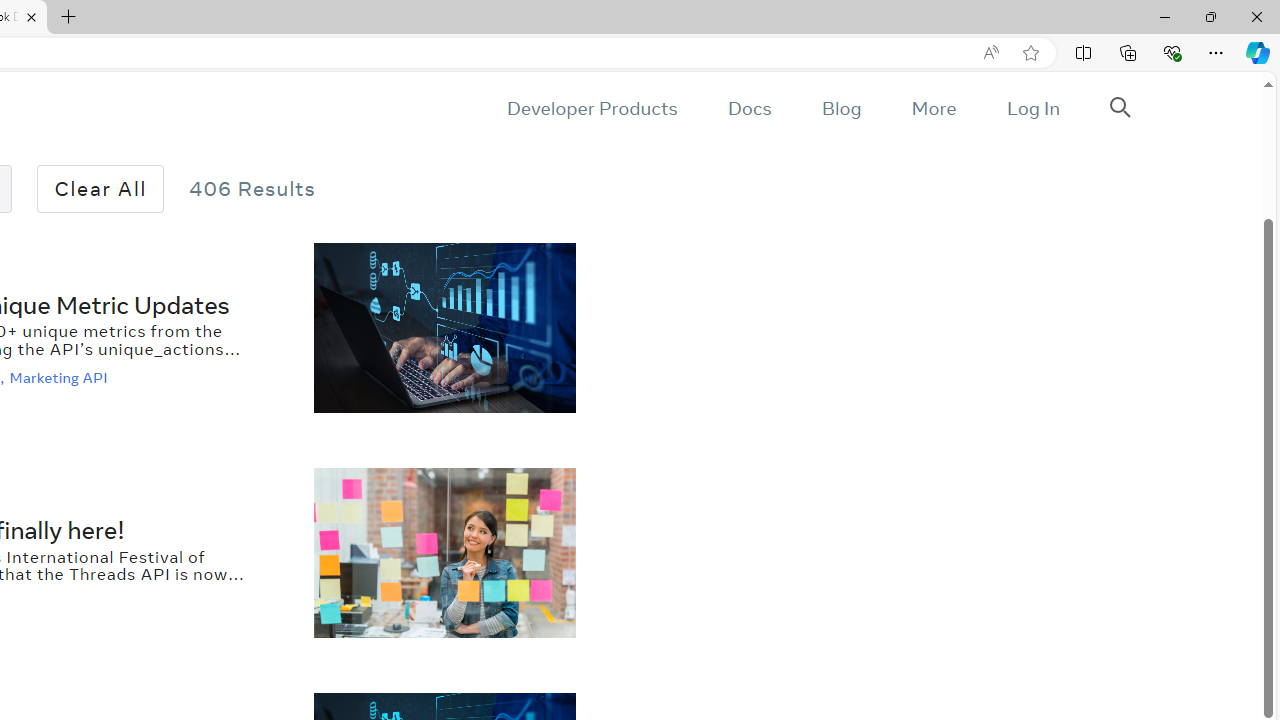  What do you see at coordinates (60, 377) in the screenshot?
I see `'Marketing API'` at bounding box center [60, 377].